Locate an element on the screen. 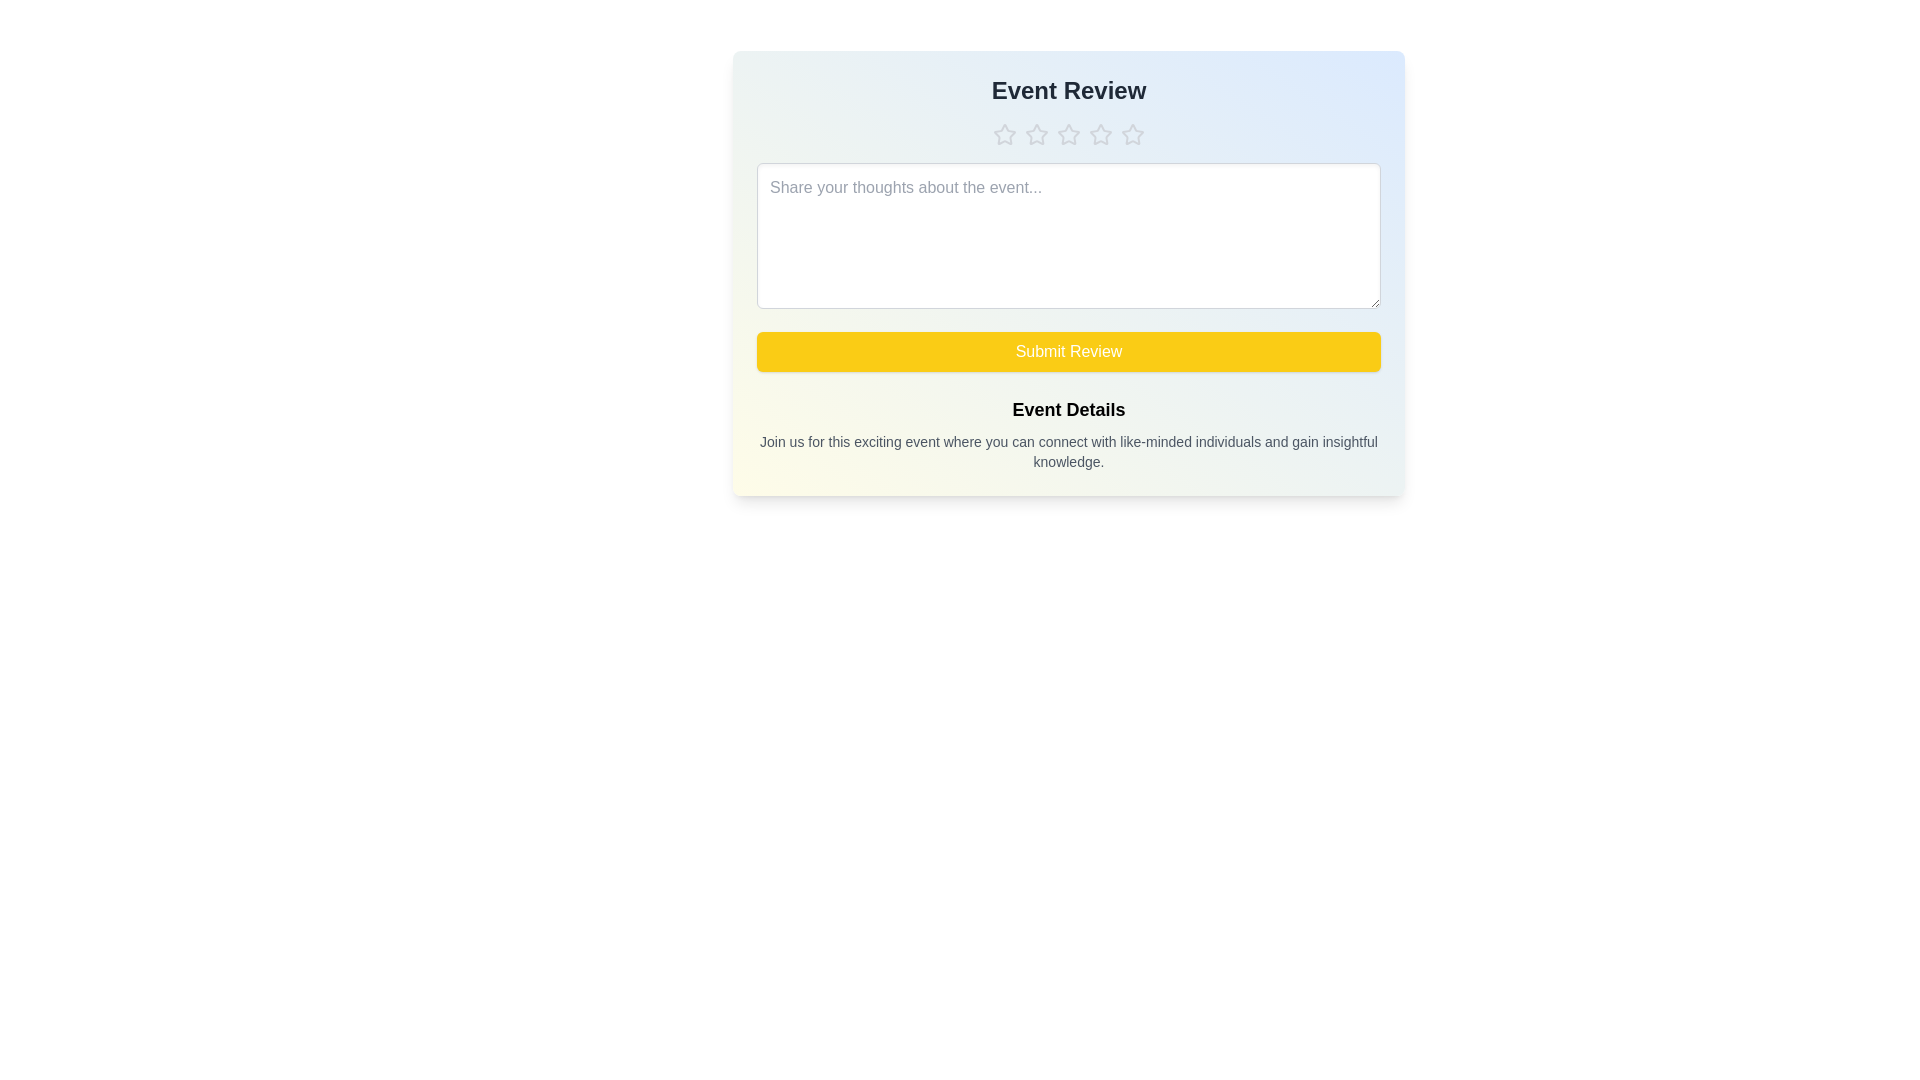  the star corresponding to 4 to set the rating is located at coordinates (1099, 135).